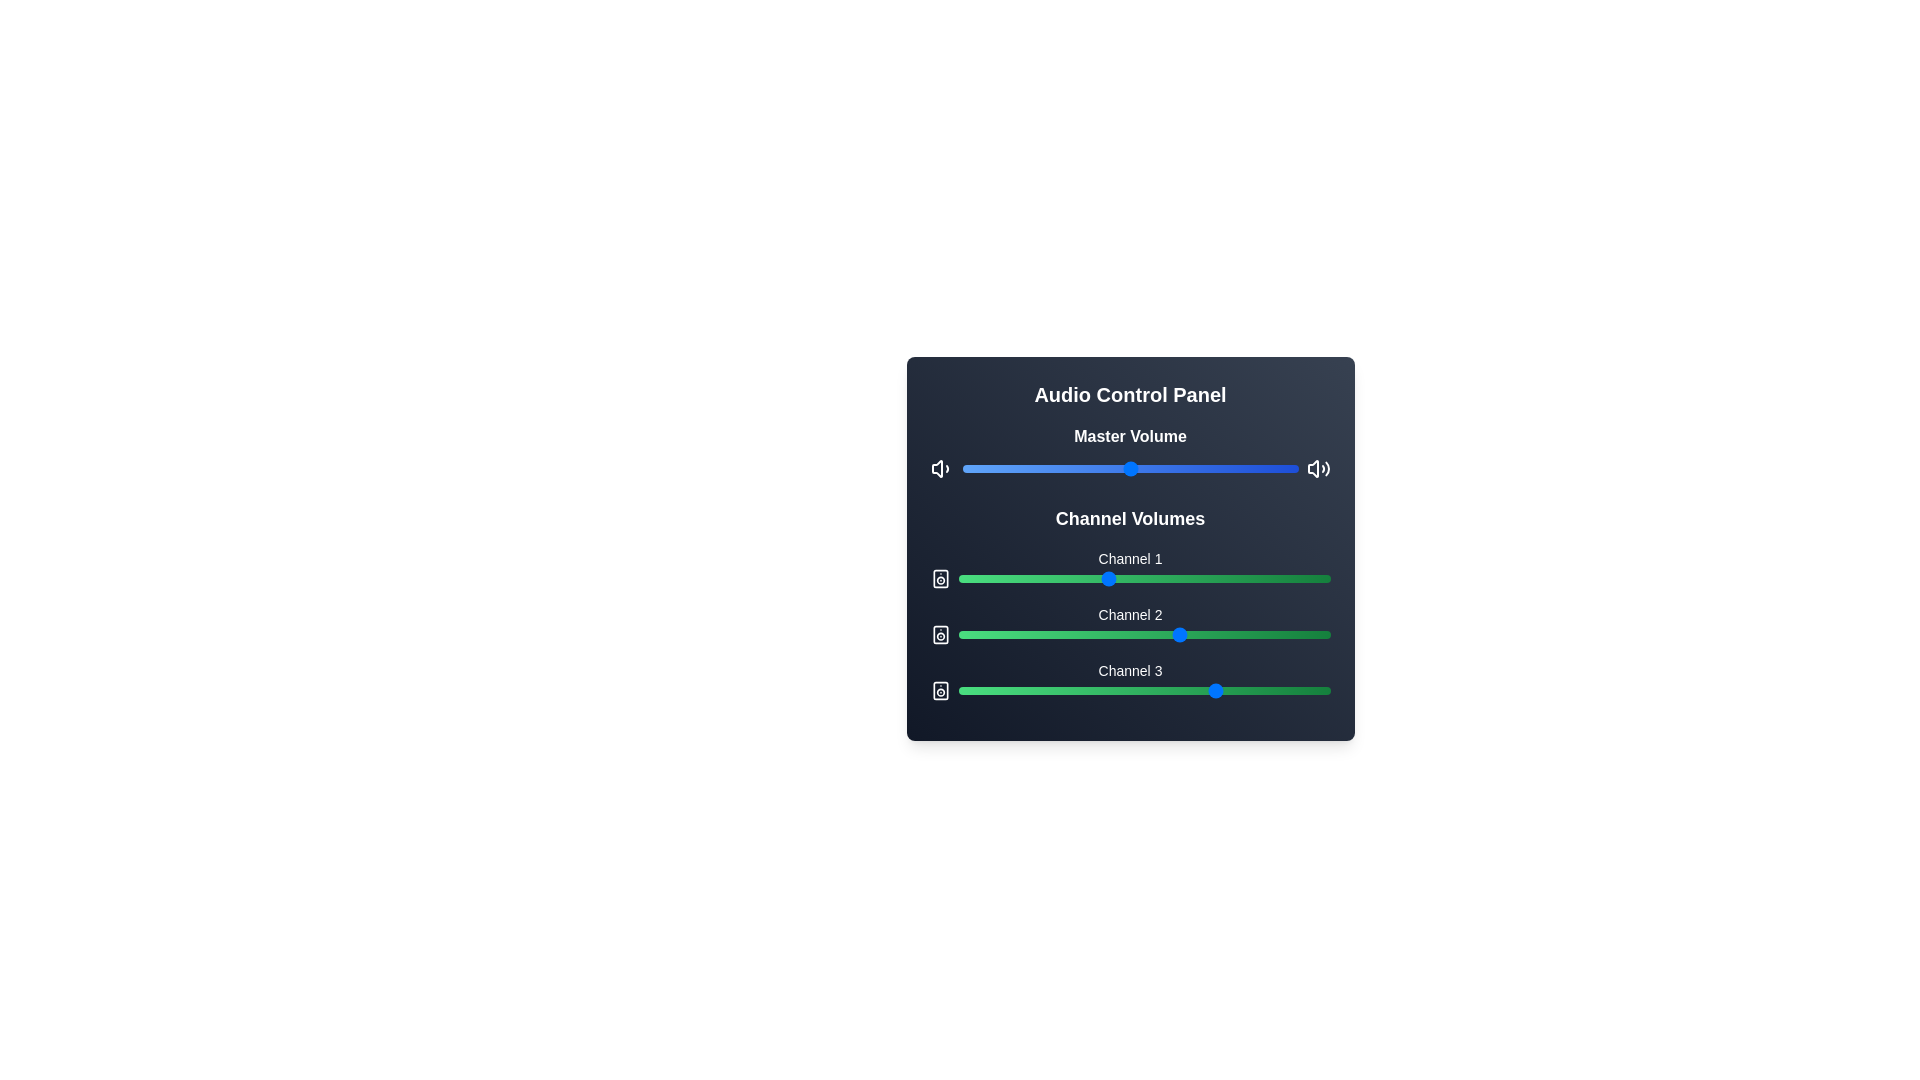 Image resolution: width=1920 pixels, height=1080 pixels. What do you see at coordinates (1210, 689) in the screenshot?
I see `the slider value` at bounding box center [1210, 689].